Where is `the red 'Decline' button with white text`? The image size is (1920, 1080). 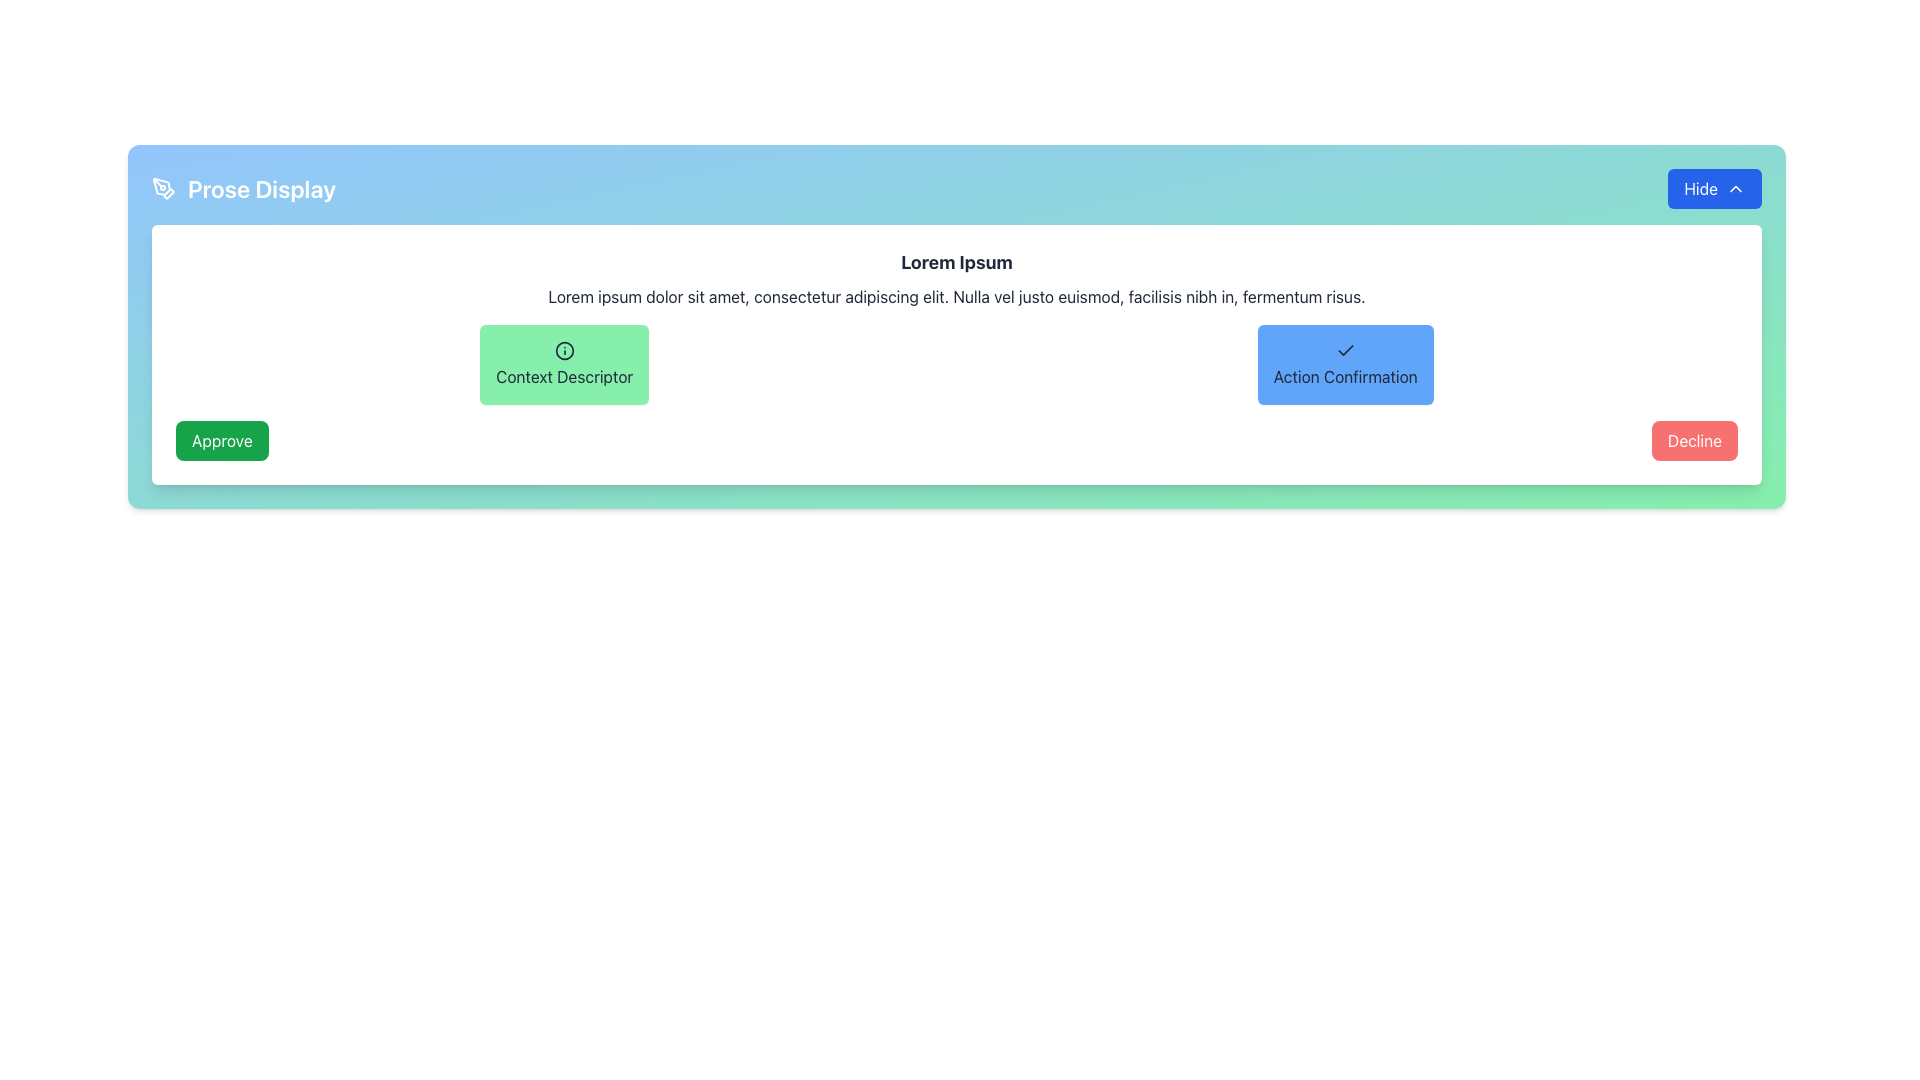
the red 'Decline' button with white text is located at coordinates (1693, 439).